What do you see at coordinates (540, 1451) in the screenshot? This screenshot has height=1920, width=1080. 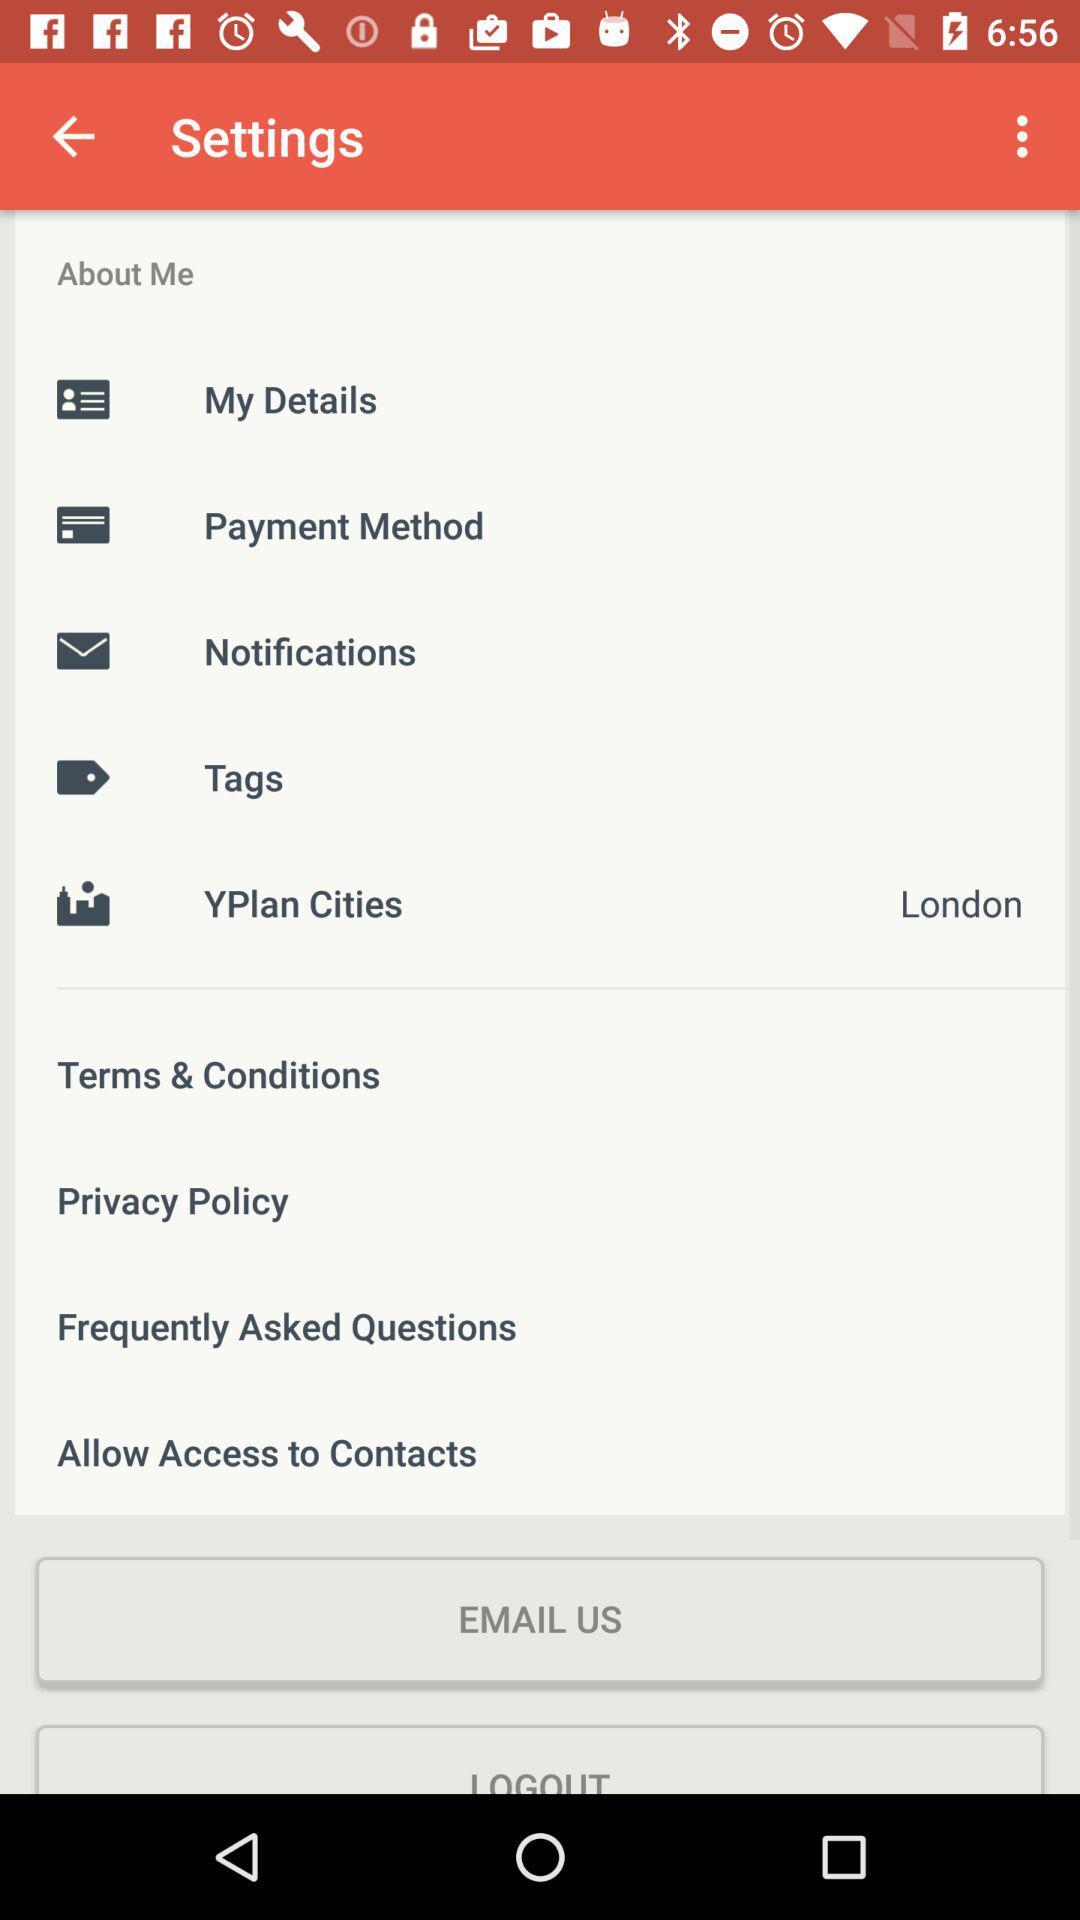 I see `the allow access to` at bounding box center [540, 1451].